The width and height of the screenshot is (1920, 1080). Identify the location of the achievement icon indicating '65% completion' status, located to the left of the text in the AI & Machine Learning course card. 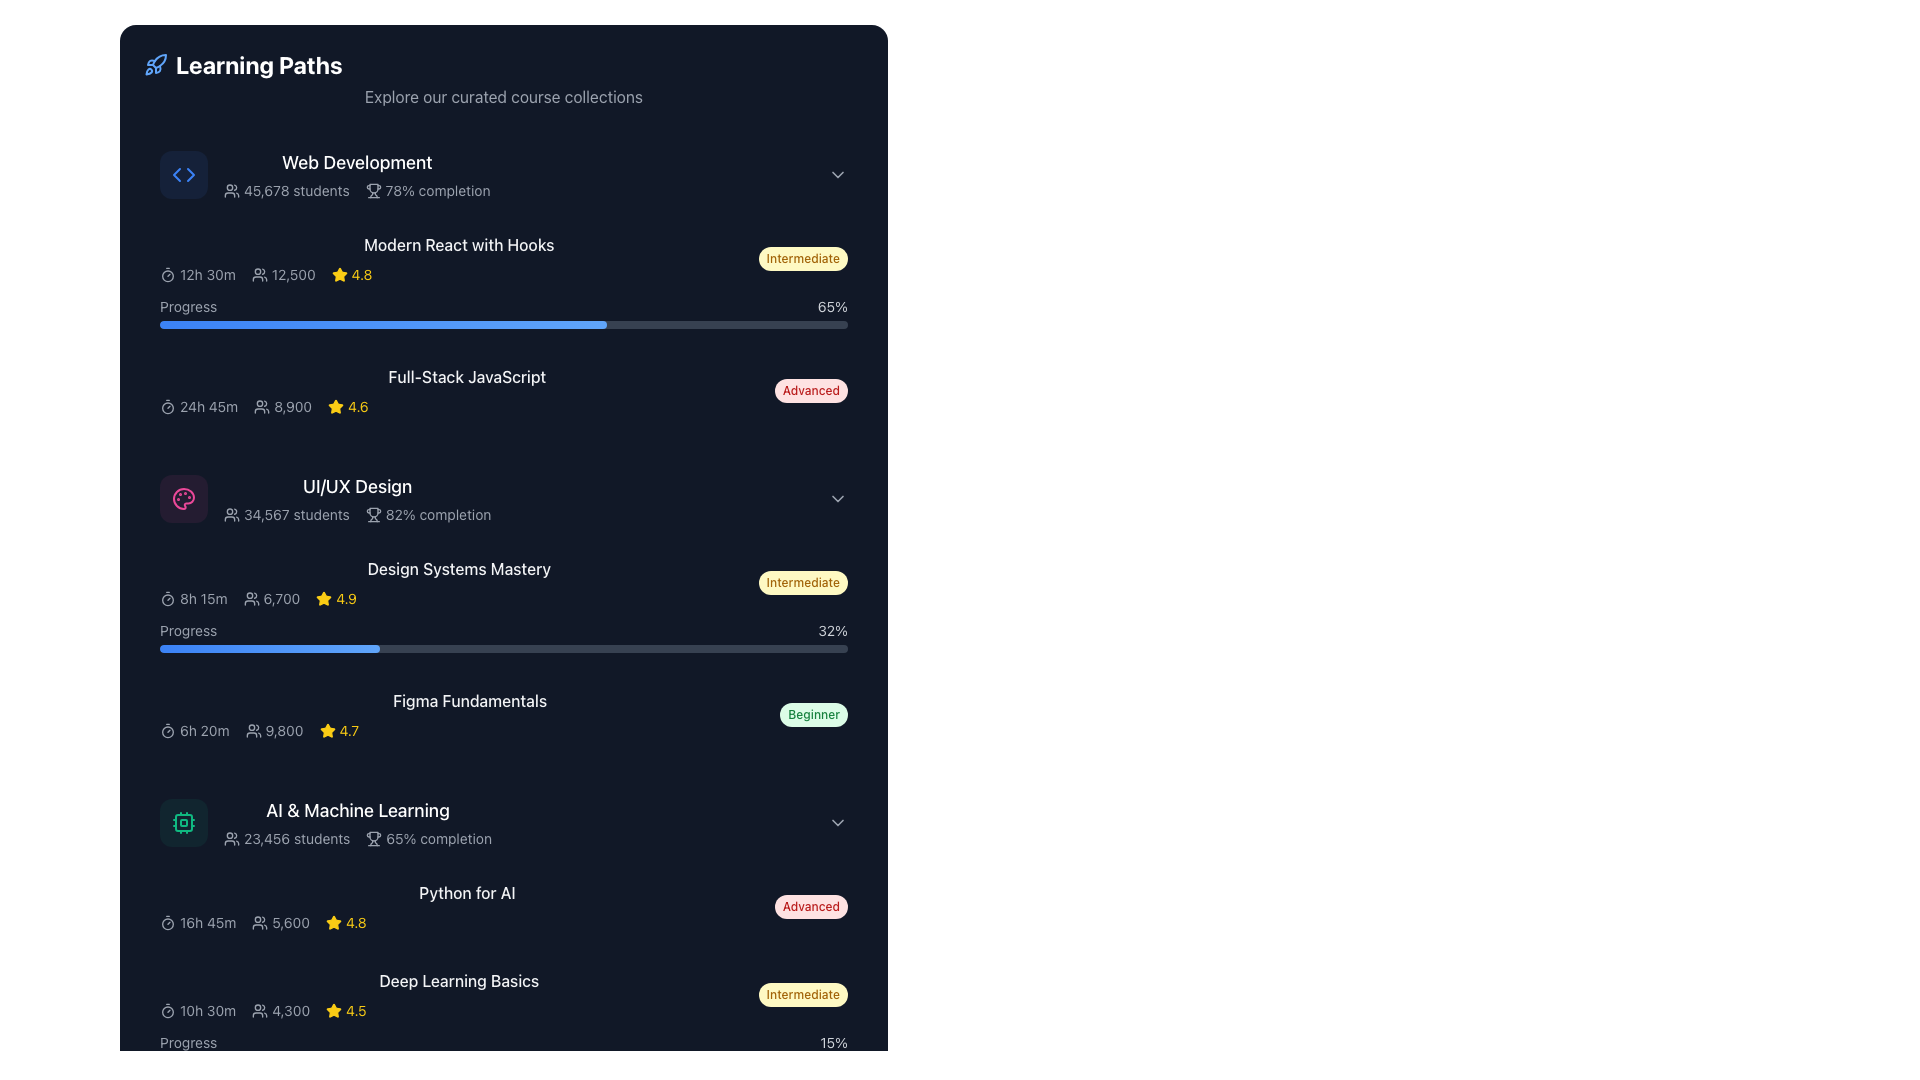
(374, 839).